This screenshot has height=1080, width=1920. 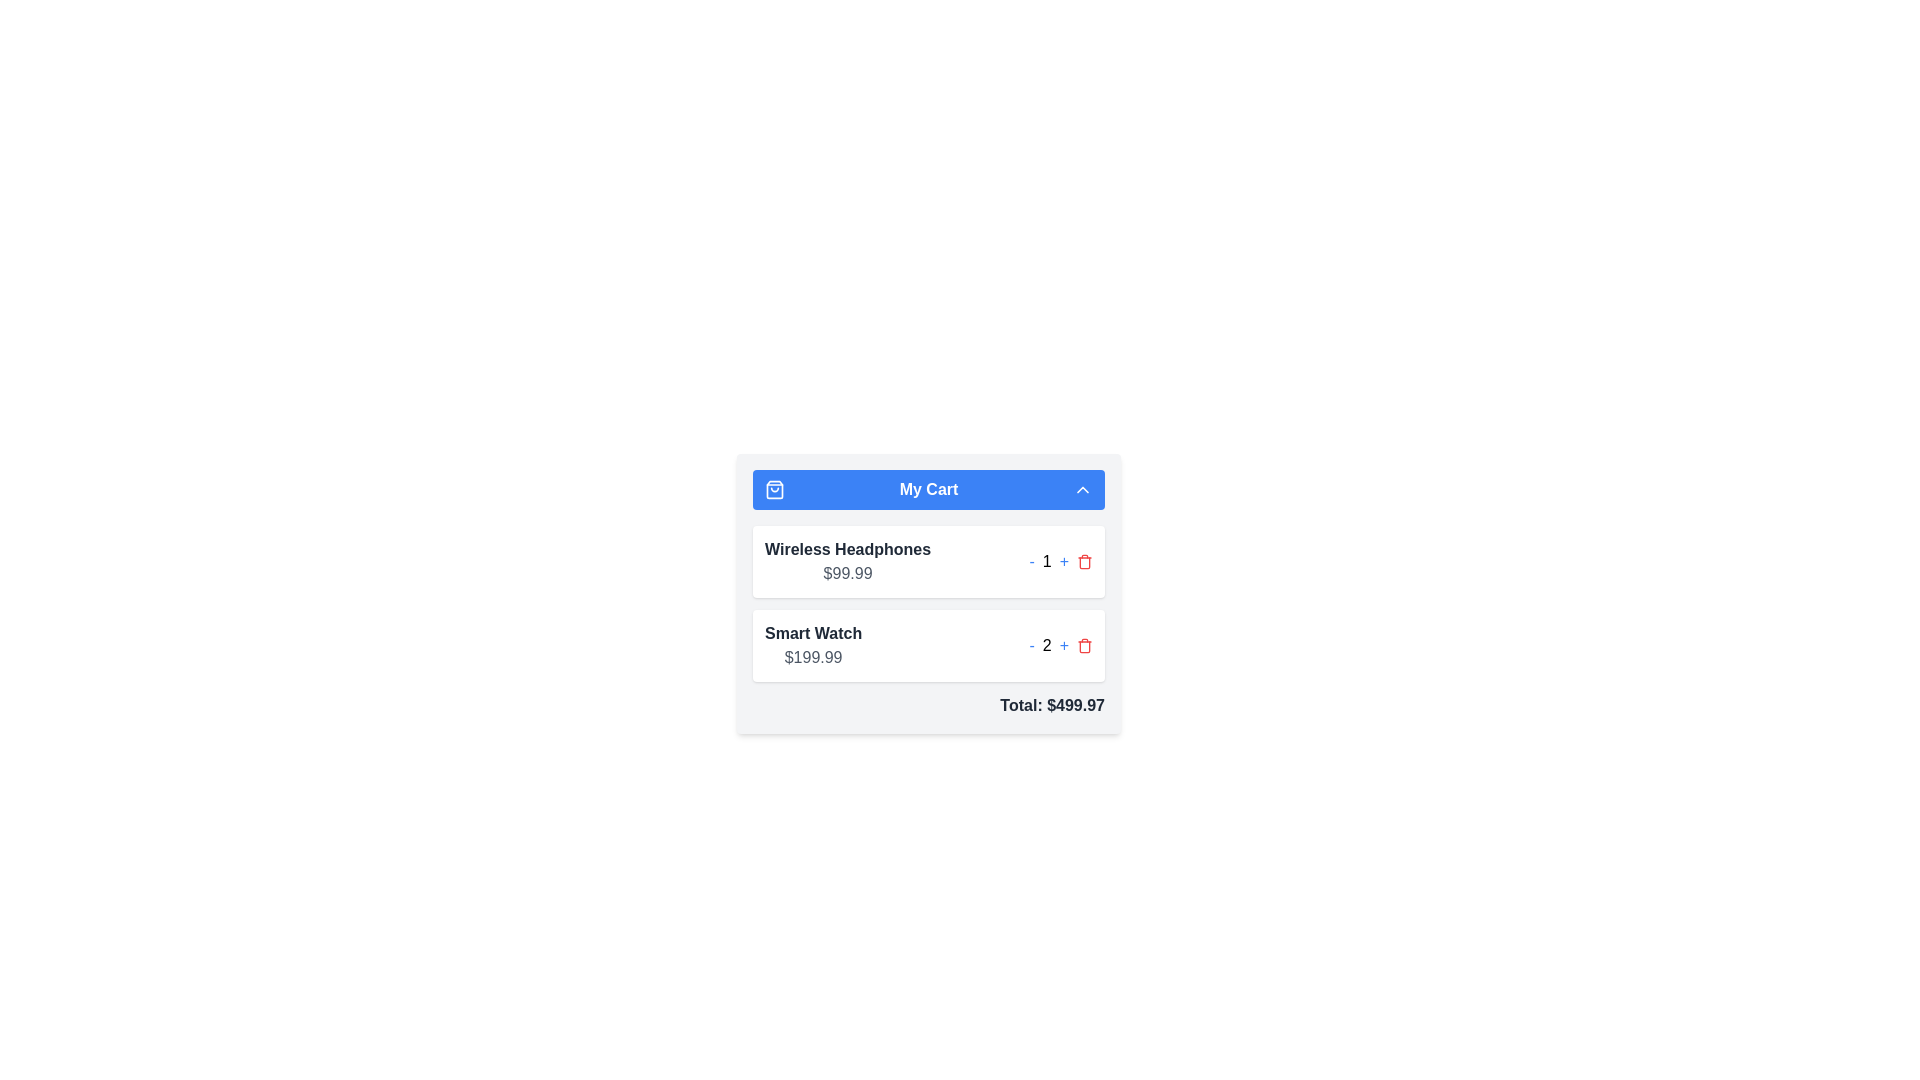 I want to click on the text label displaying the quantity of 'Smart Watch', so click(x=1046, y=645).